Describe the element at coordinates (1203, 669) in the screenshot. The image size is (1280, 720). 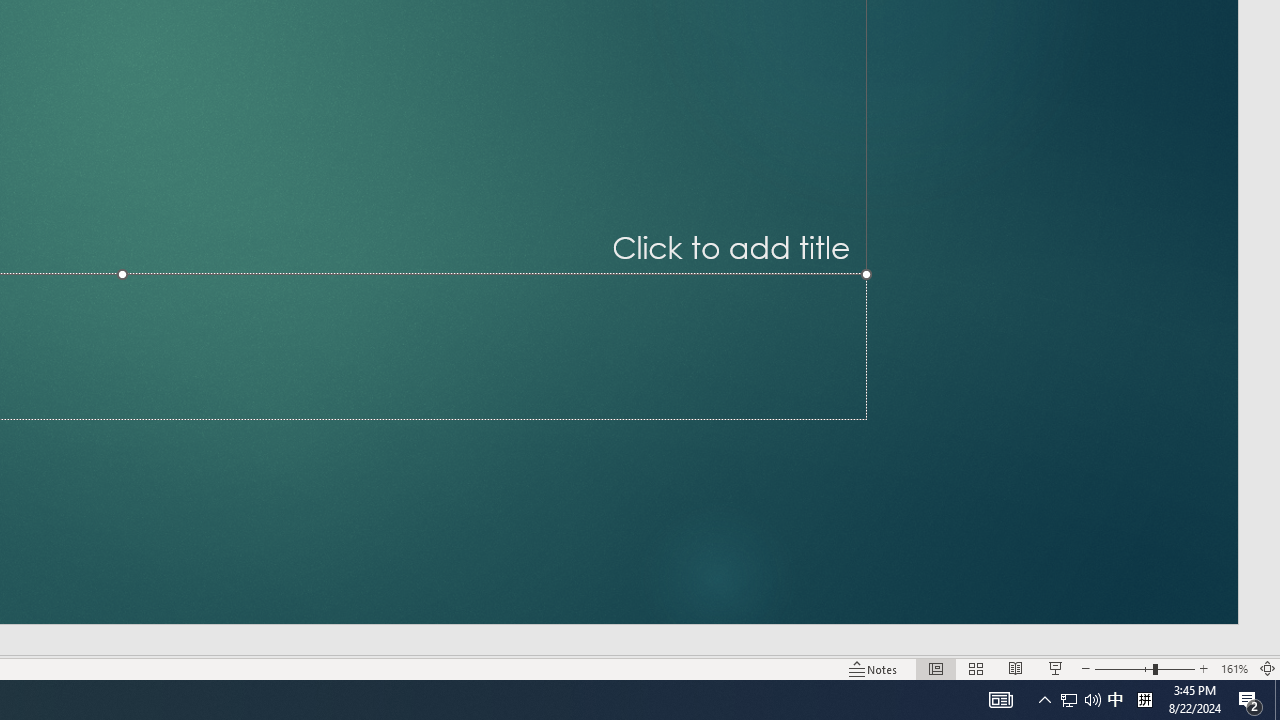
I see `'Zoom In'` at that location.